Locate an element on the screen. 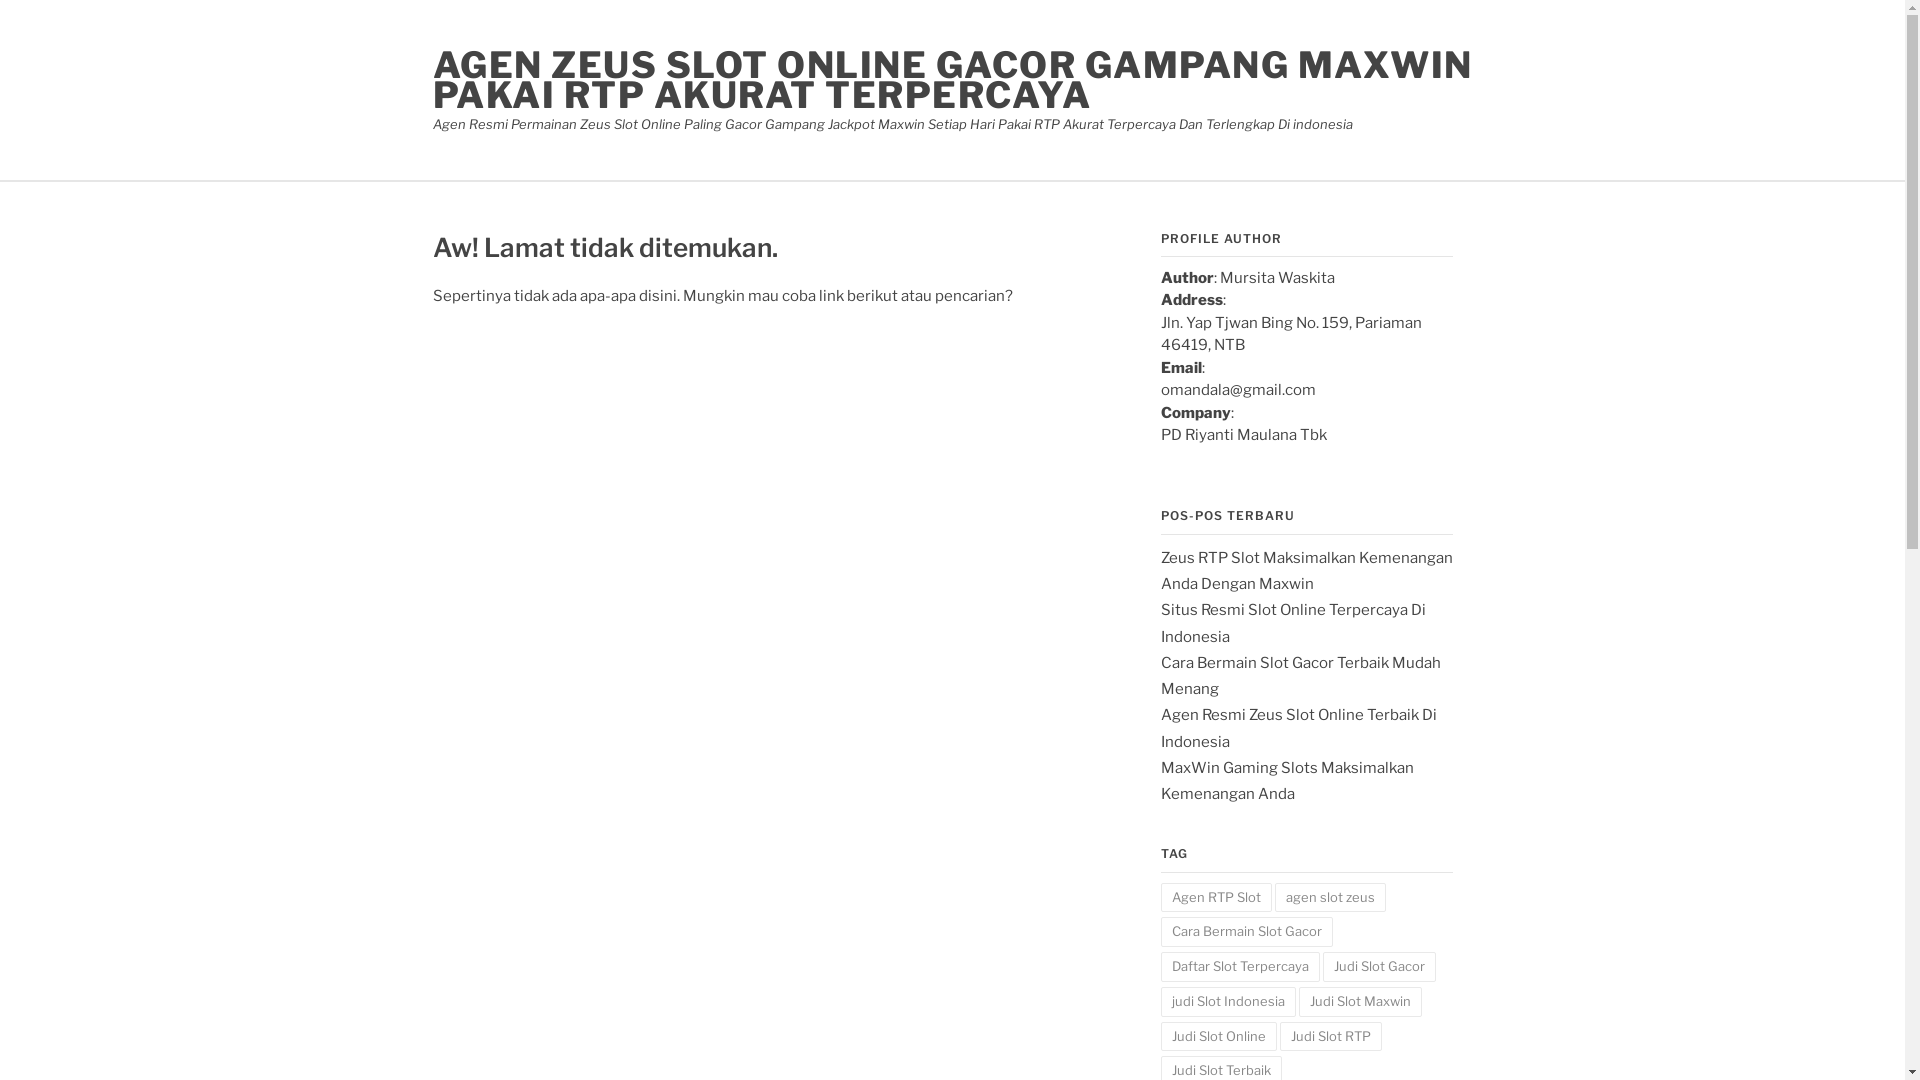 The image size is (1920, 1080). 'Judi Slot Maxwin' is located at coordinates (1359, 1002).